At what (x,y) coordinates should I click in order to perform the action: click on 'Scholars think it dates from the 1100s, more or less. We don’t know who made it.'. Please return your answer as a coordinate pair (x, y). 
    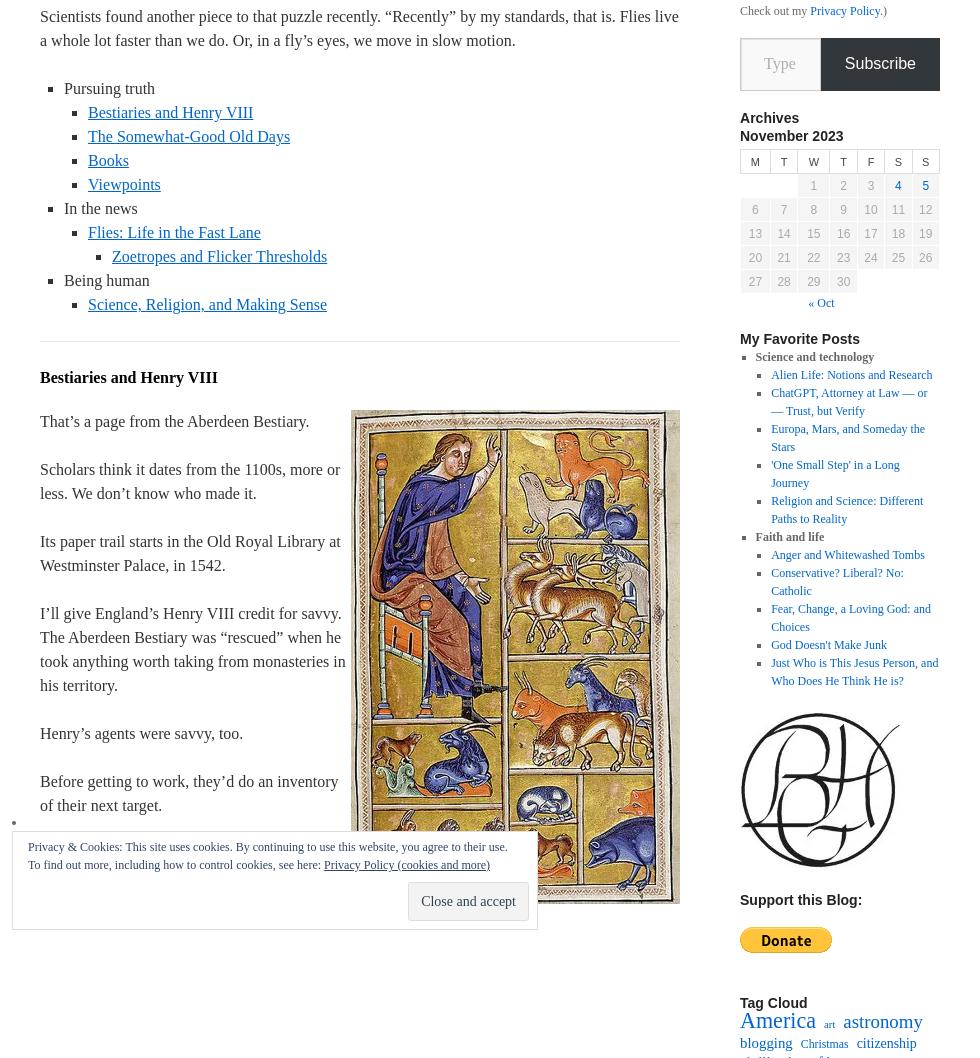
    Looking at the image, I should click on (190, 480).